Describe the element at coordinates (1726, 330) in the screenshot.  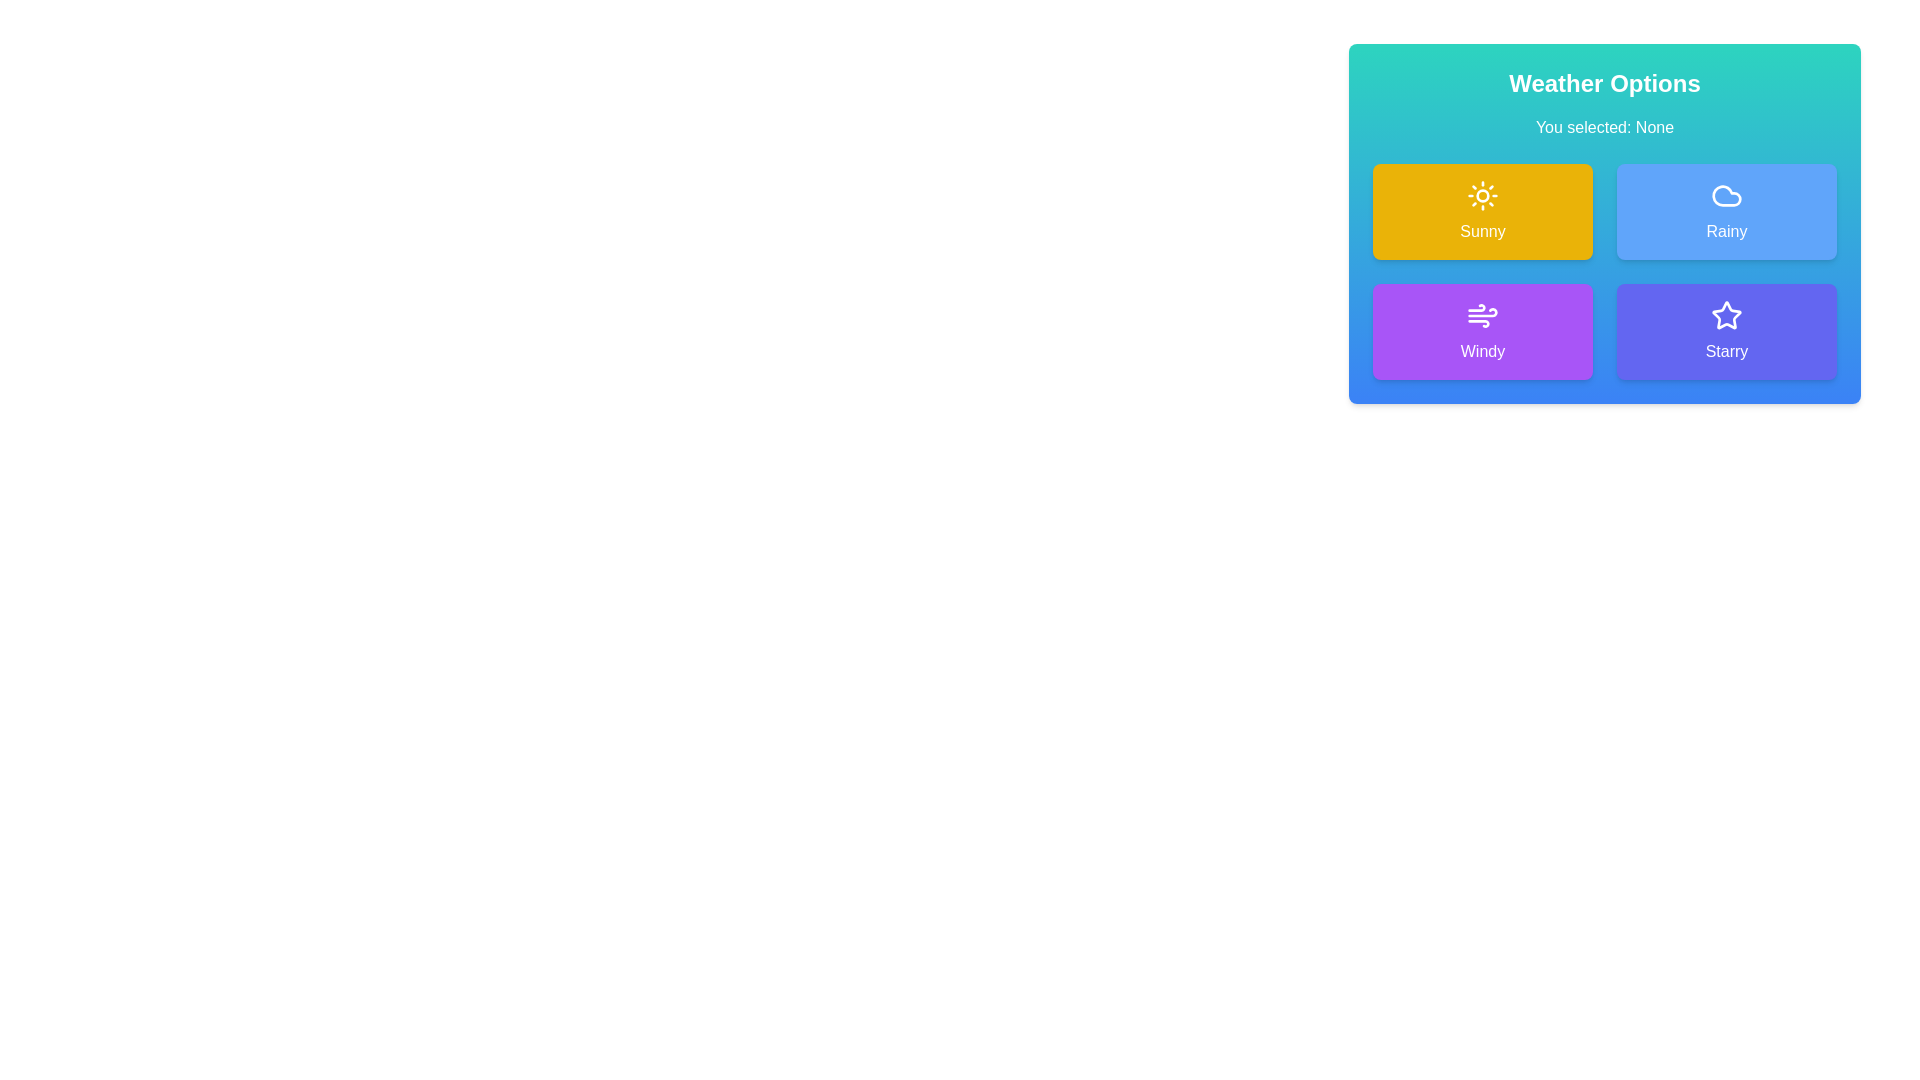
I see `the 'Starry' weather option button, which is the fourth button in a grid of four weather options (Sunny, Rainy, Windy, Starry) located in the second row and second column, to observe any hover effects` at that location.